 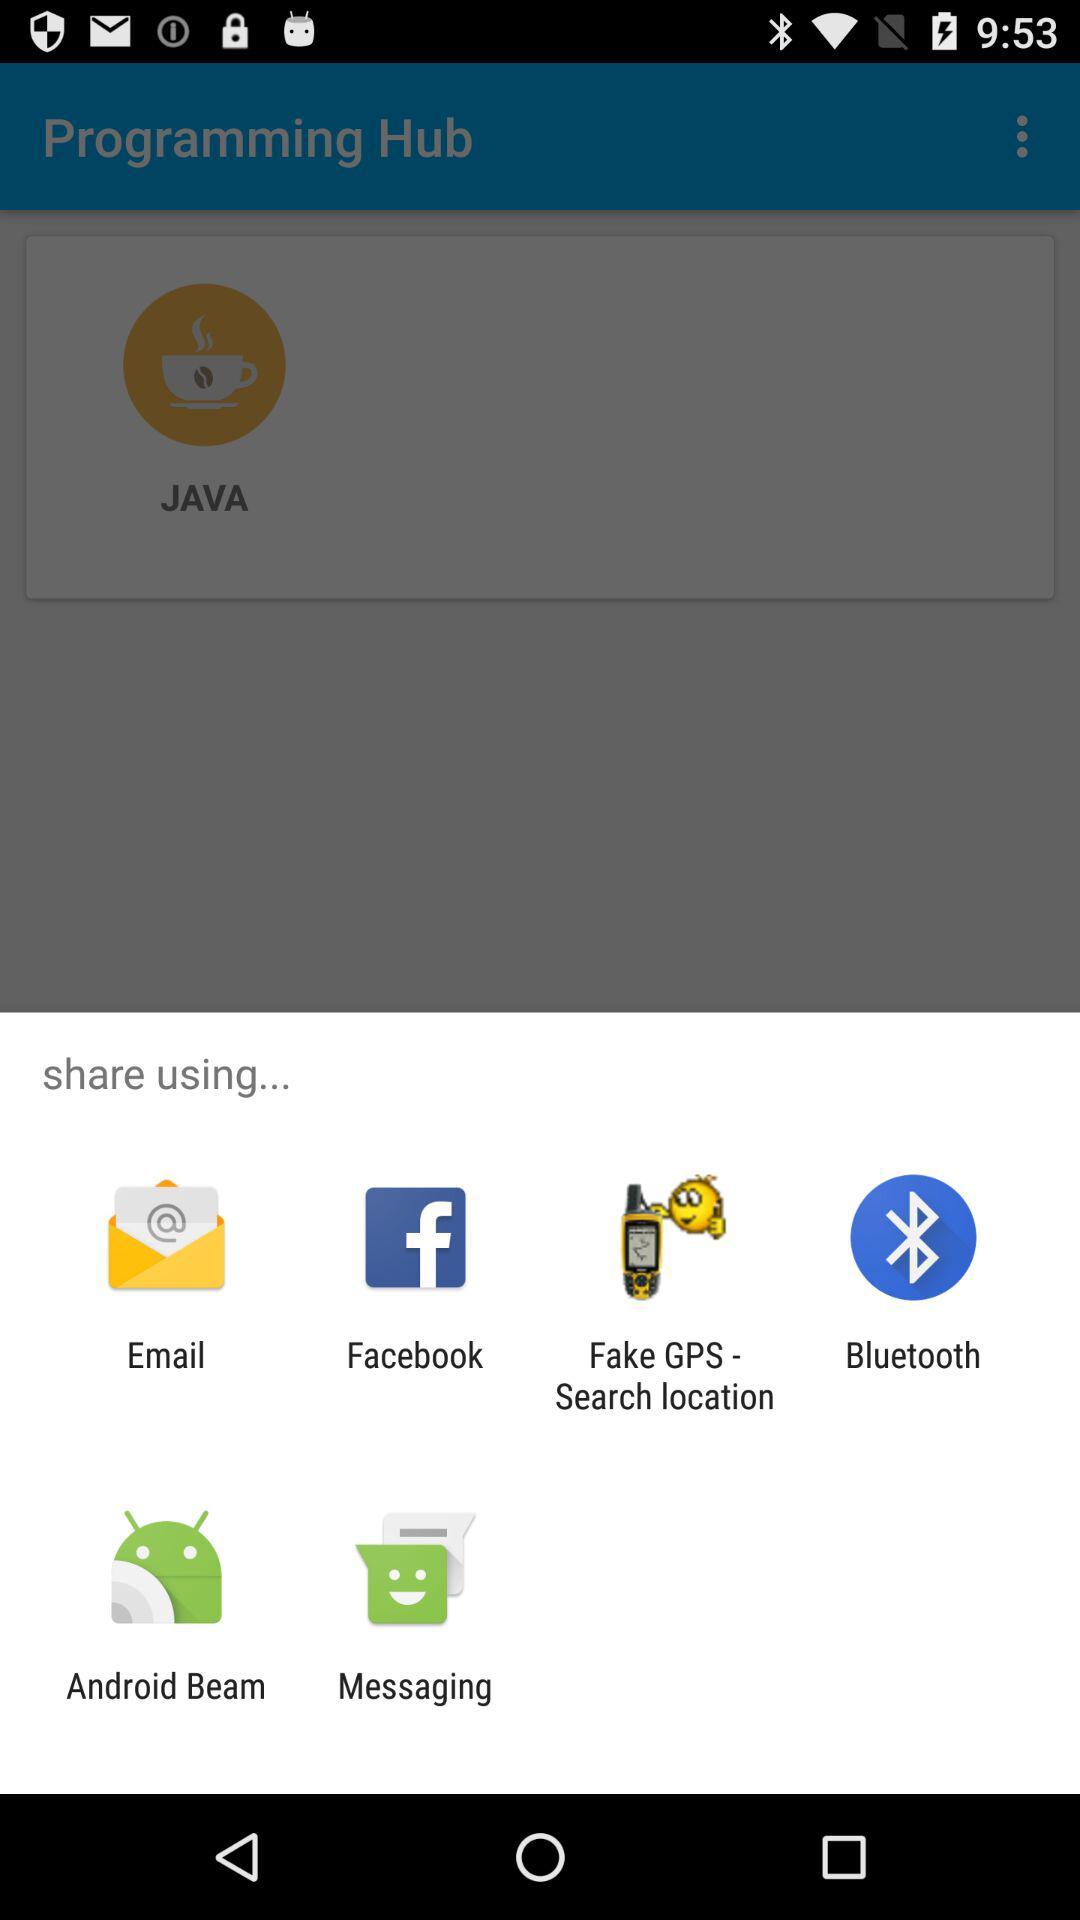 What do you see at coordinates (165, 1374) in the screenshot?
I see `the email icon` at bounding box center [165, 1374].